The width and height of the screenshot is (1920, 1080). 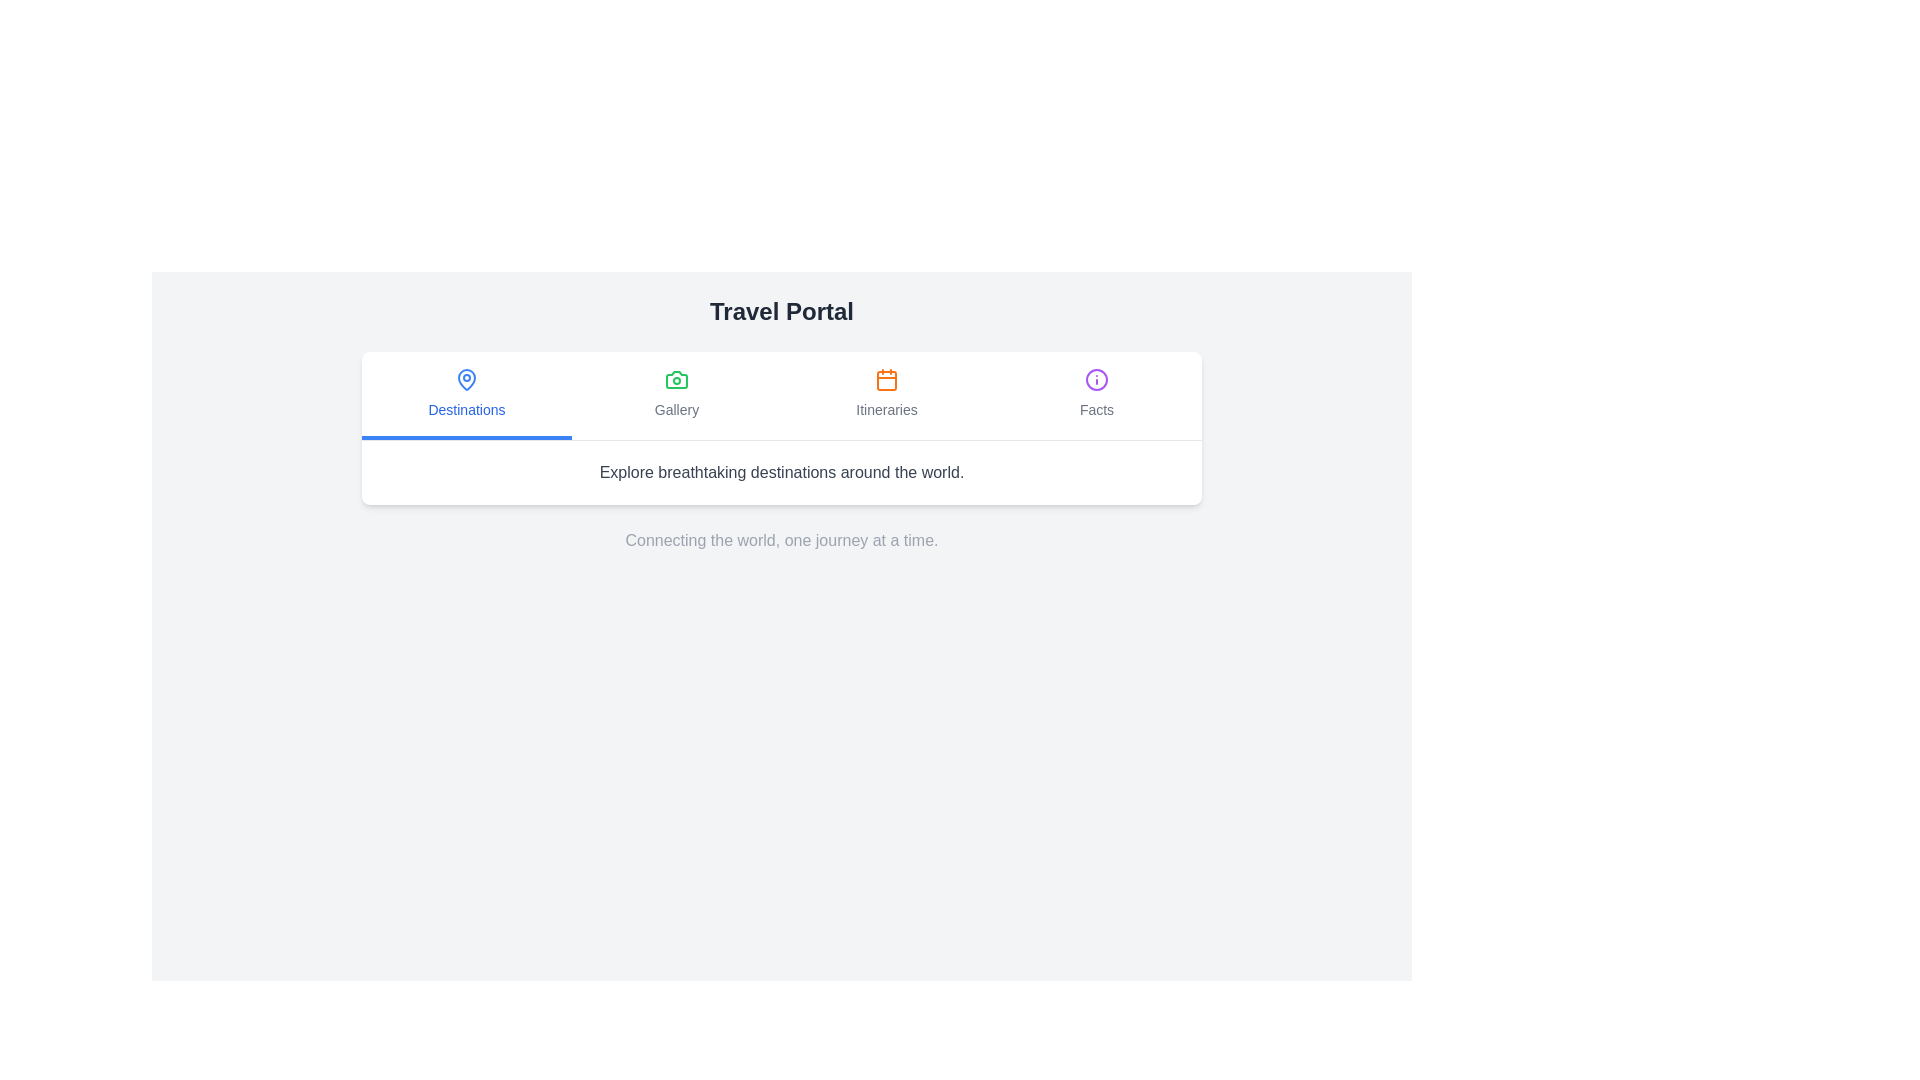 I want to click on the 'Facts' text label located below the information icon in the fourth column of the top navigation section, so click(x=1095, y=408).